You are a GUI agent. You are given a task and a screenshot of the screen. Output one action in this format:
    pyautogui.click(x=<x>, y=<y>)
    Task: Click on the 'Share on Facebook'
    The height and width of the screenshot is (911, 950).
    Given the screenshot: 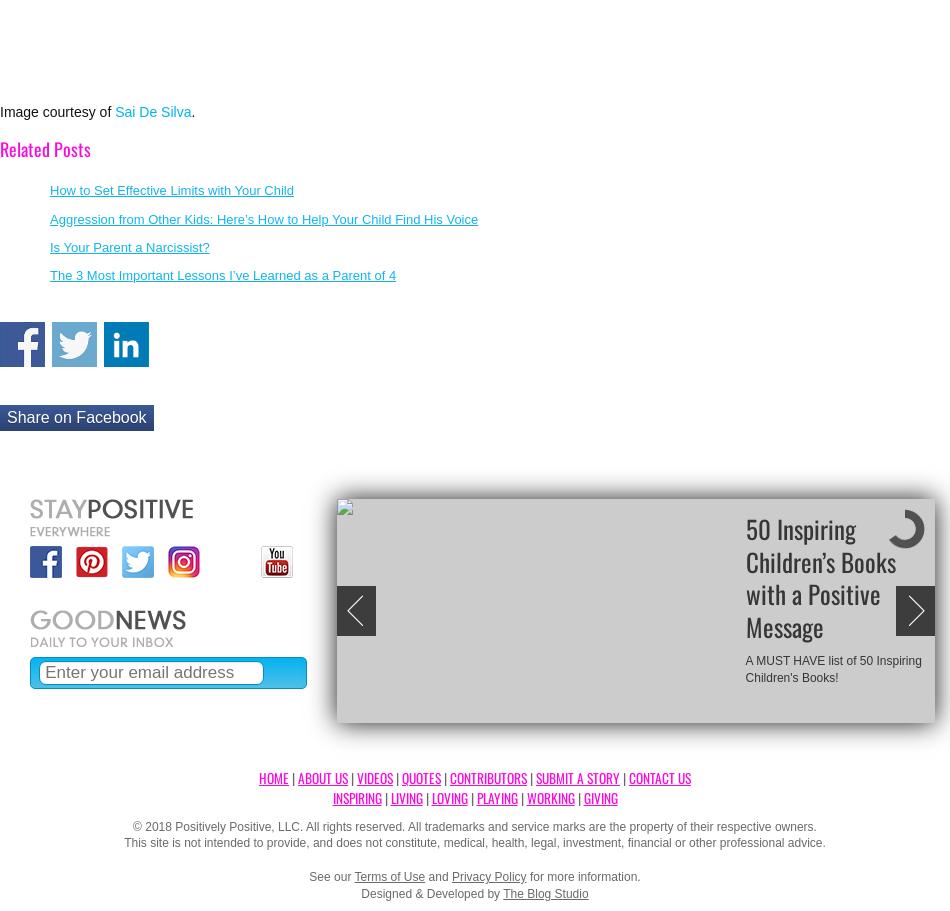 What is the action you would take?
    pyautogui.click(x=76, y=416)
    